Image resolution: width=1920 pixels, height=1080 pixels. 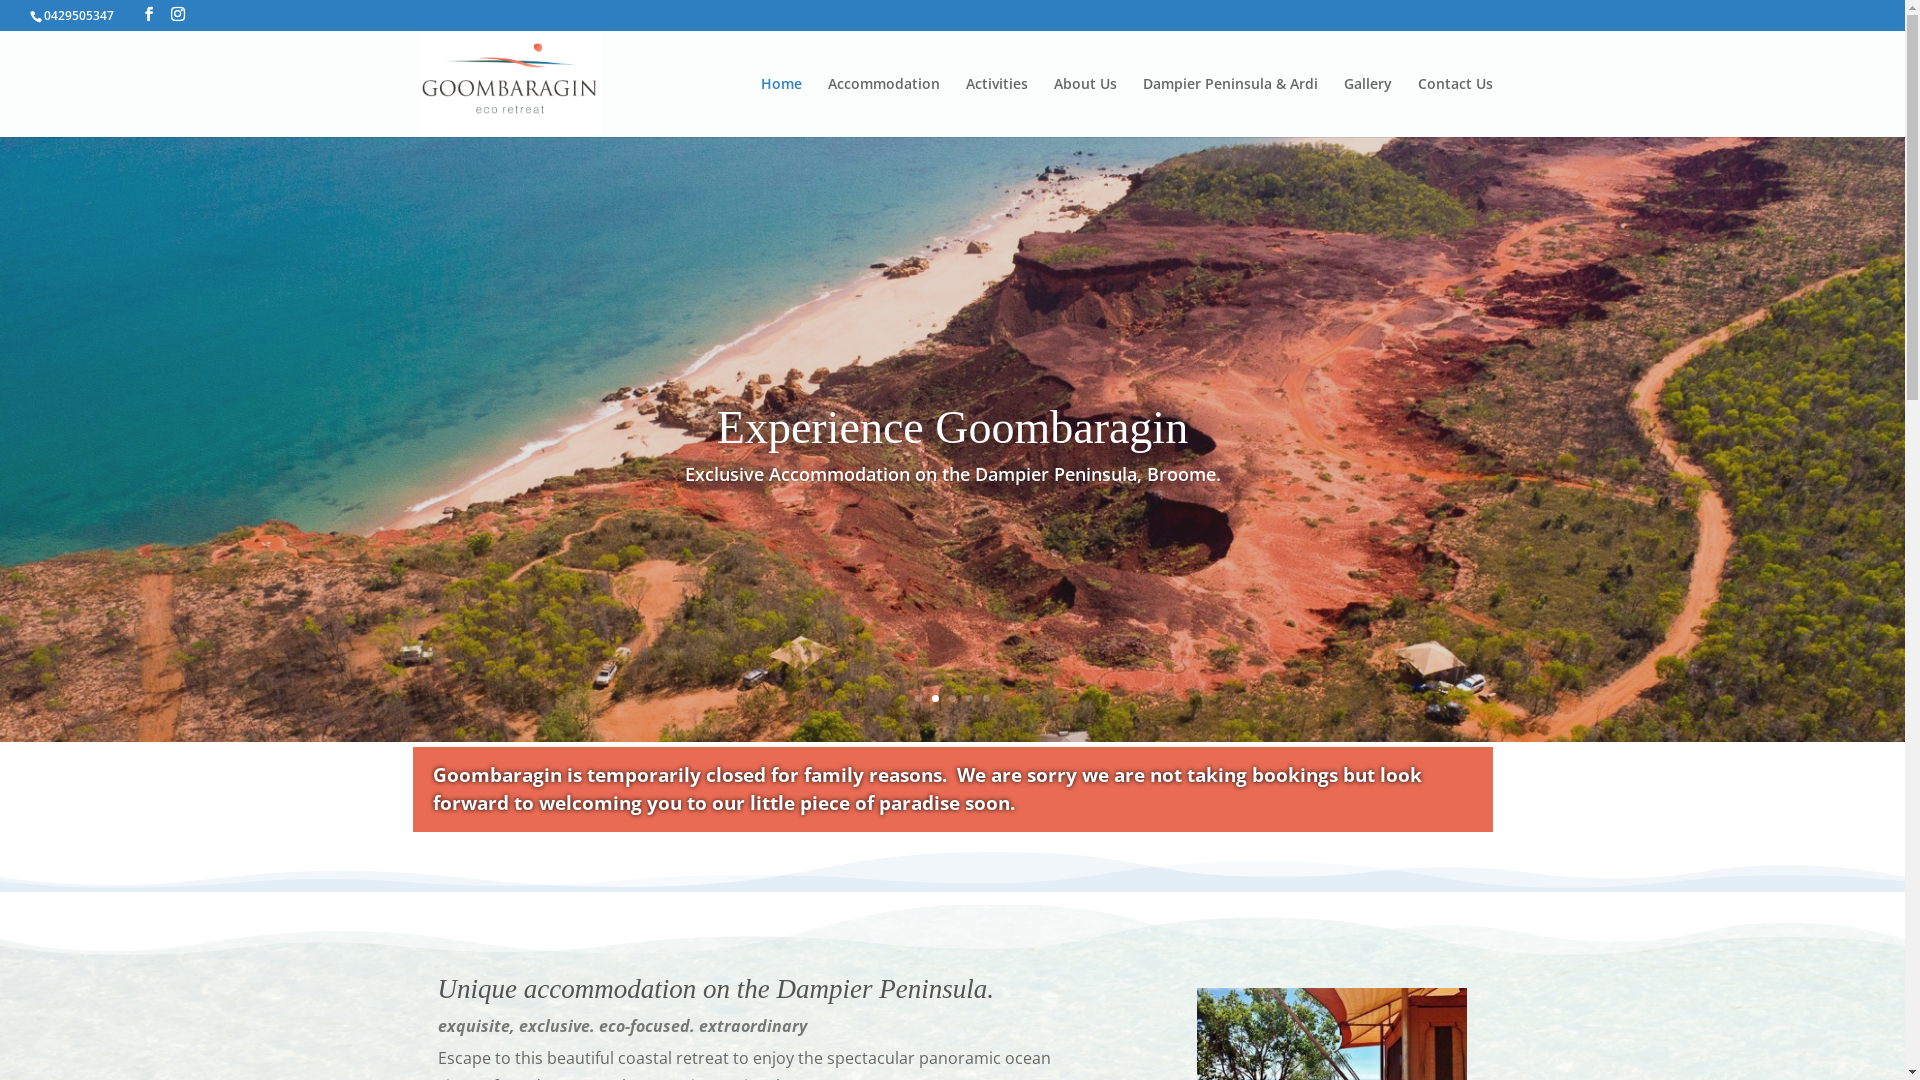 I want to click on 'Dampier Peninsula & Ardi', so click(x=1228, y=107).